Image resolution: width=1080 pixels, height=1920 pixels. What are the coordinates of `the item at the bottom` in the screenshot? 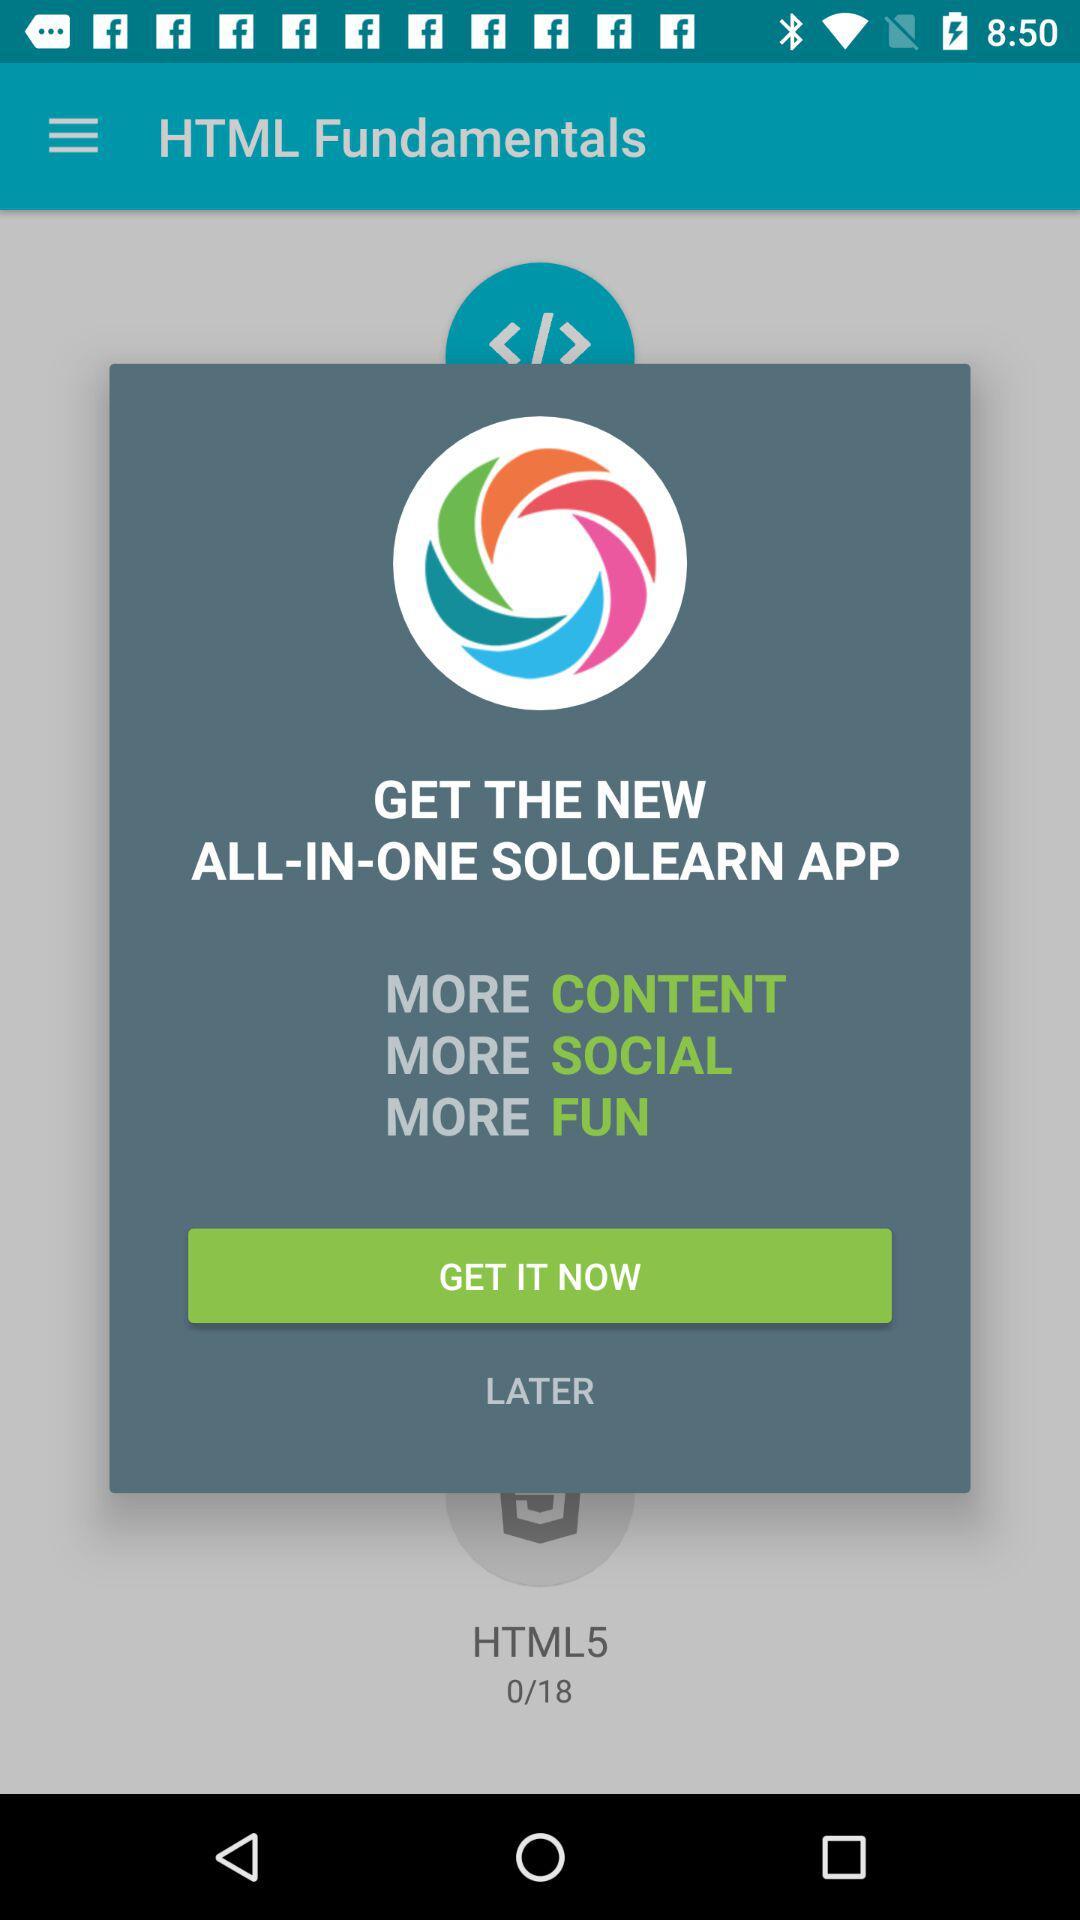 It's located at (540, 1388).